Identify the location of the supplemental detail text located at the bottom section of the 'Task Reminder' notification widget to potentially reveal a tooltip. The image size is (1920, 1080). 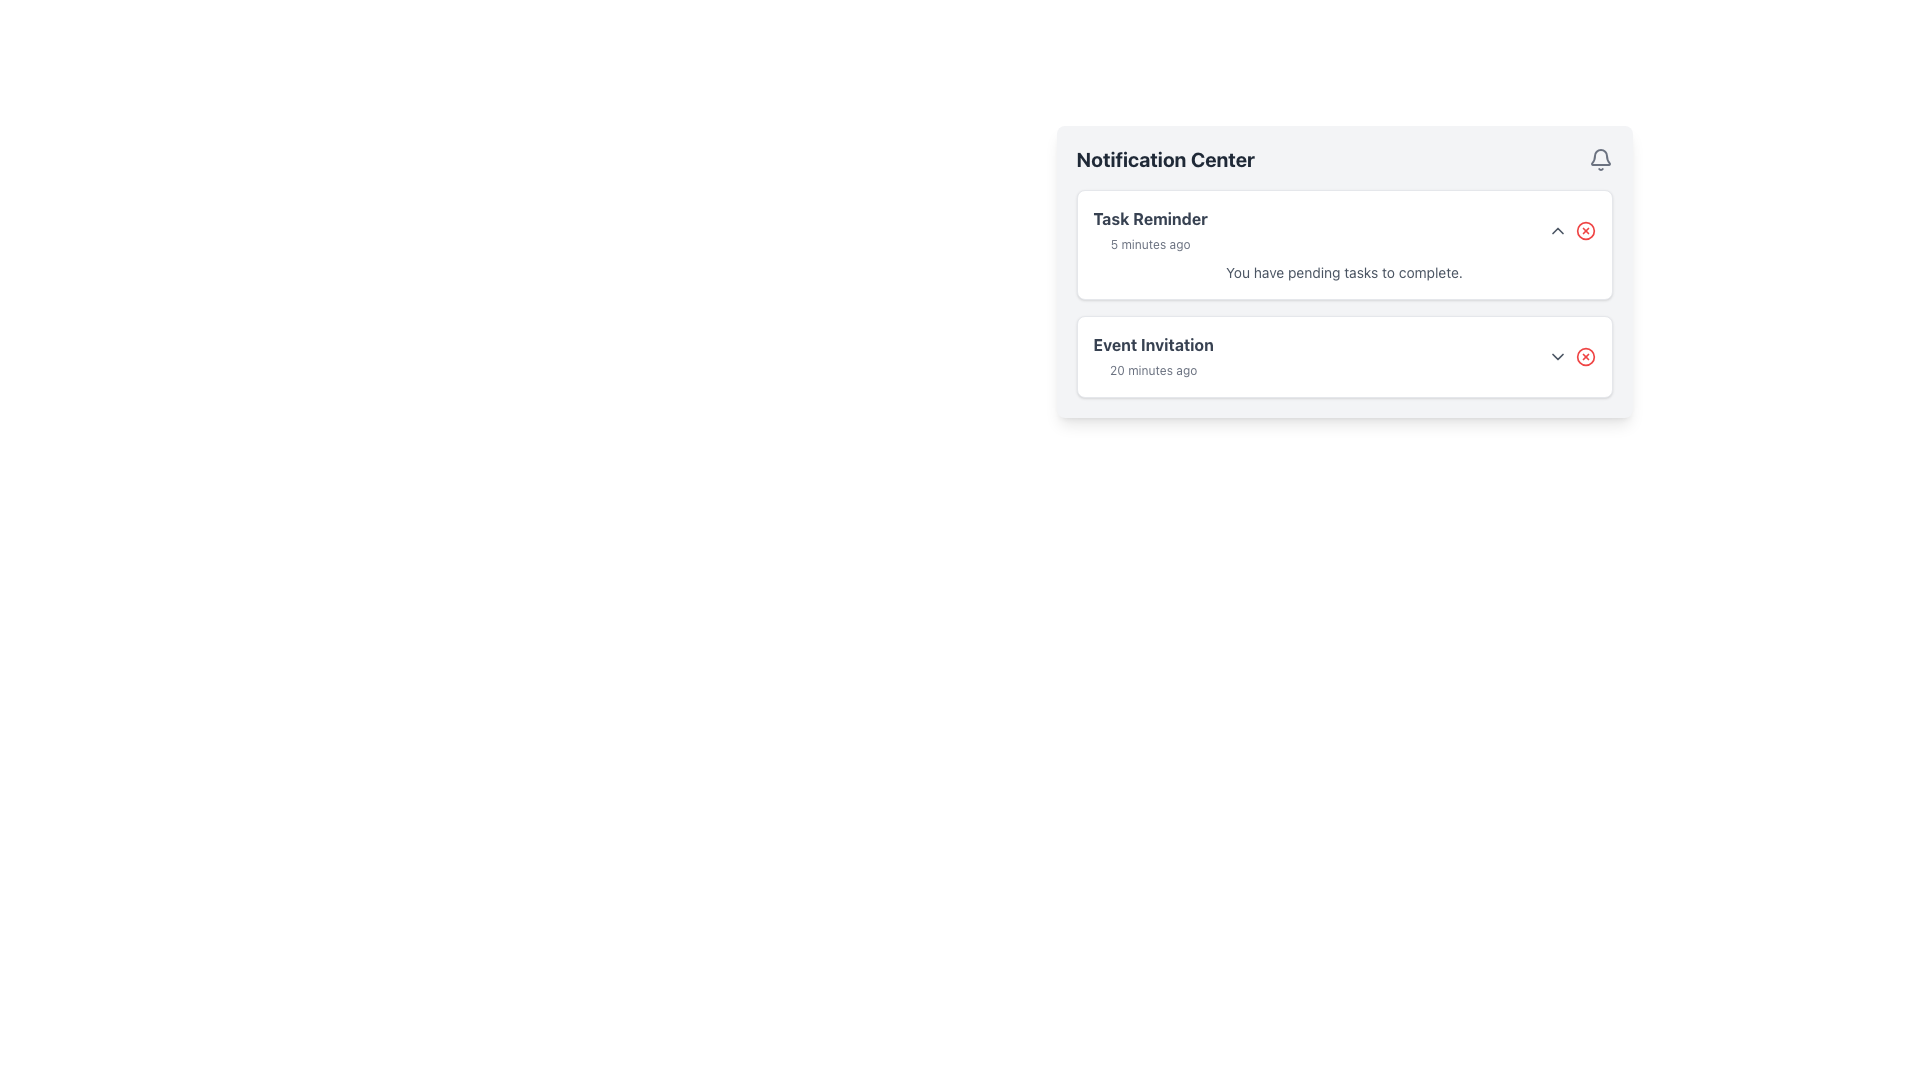
(1344, 273).